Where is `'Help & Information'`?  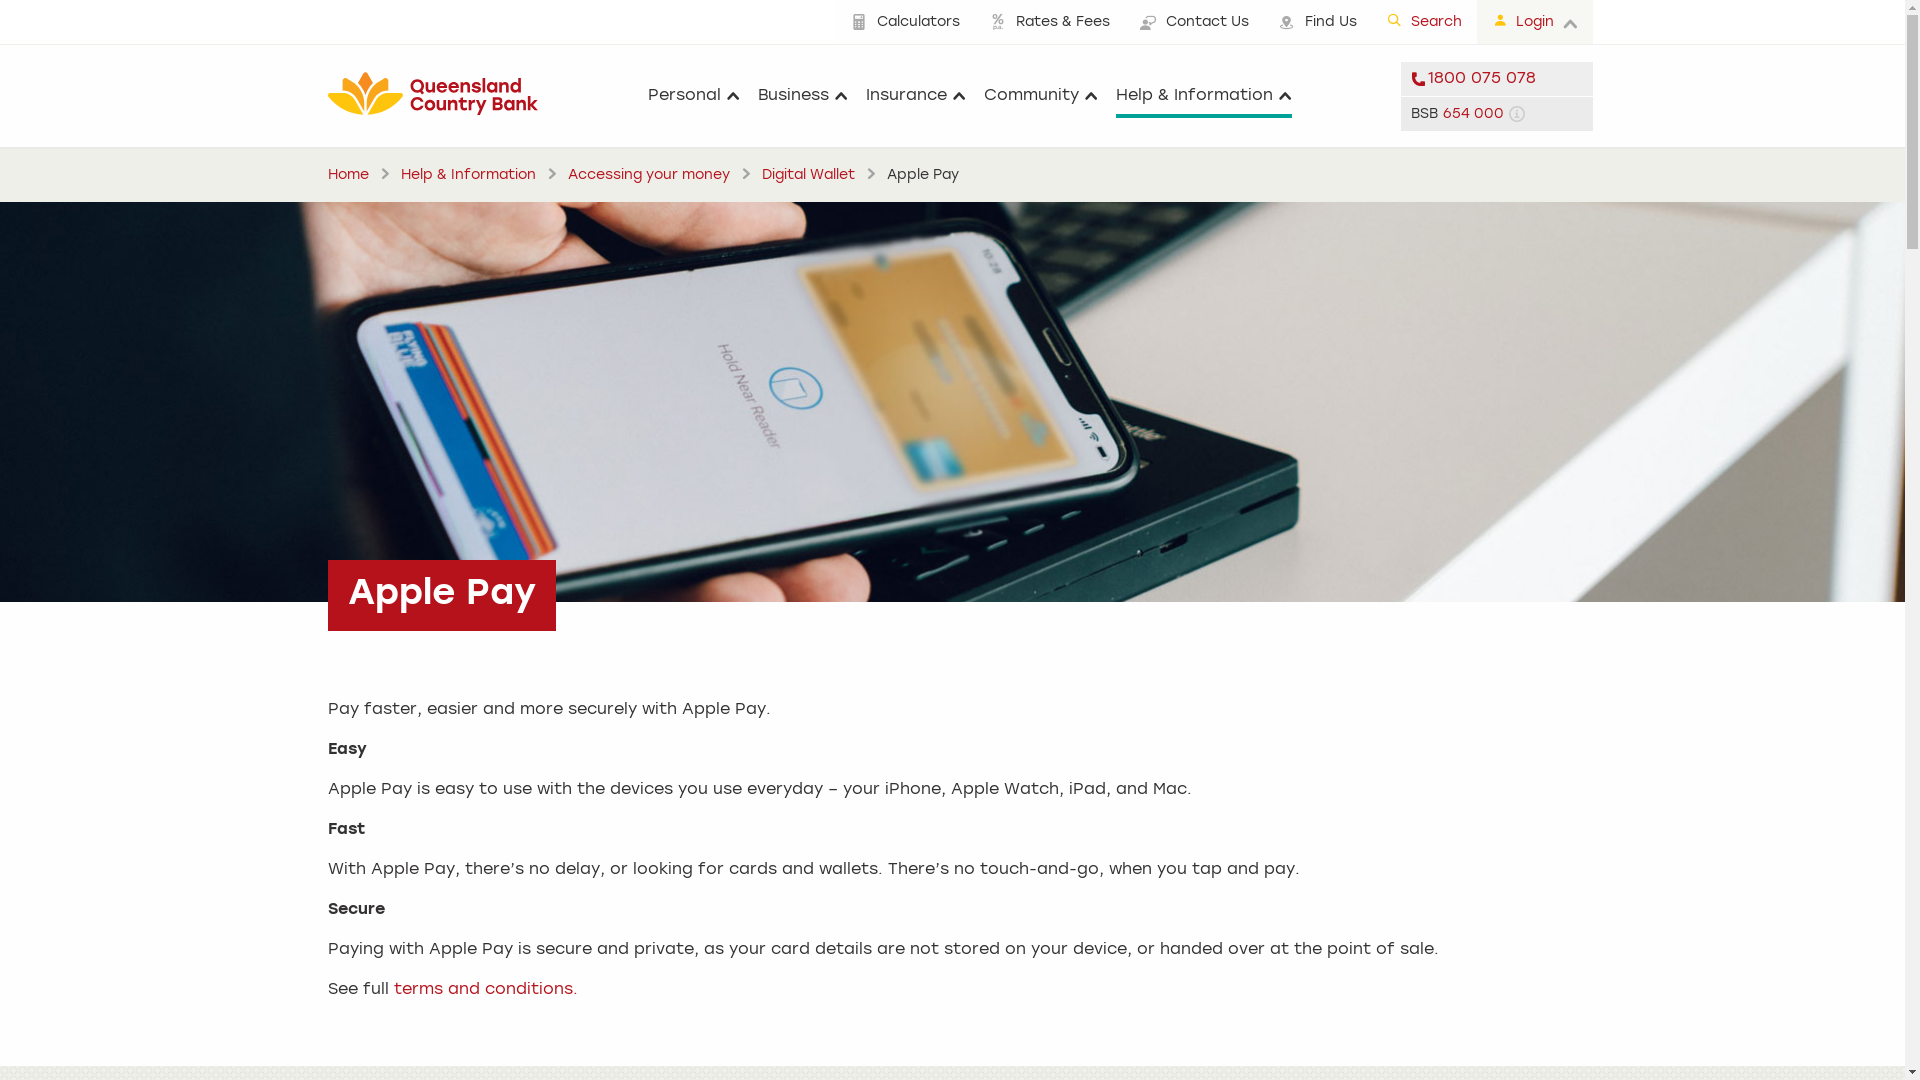 'Help & Information' is located at coordinates (1203, 96).